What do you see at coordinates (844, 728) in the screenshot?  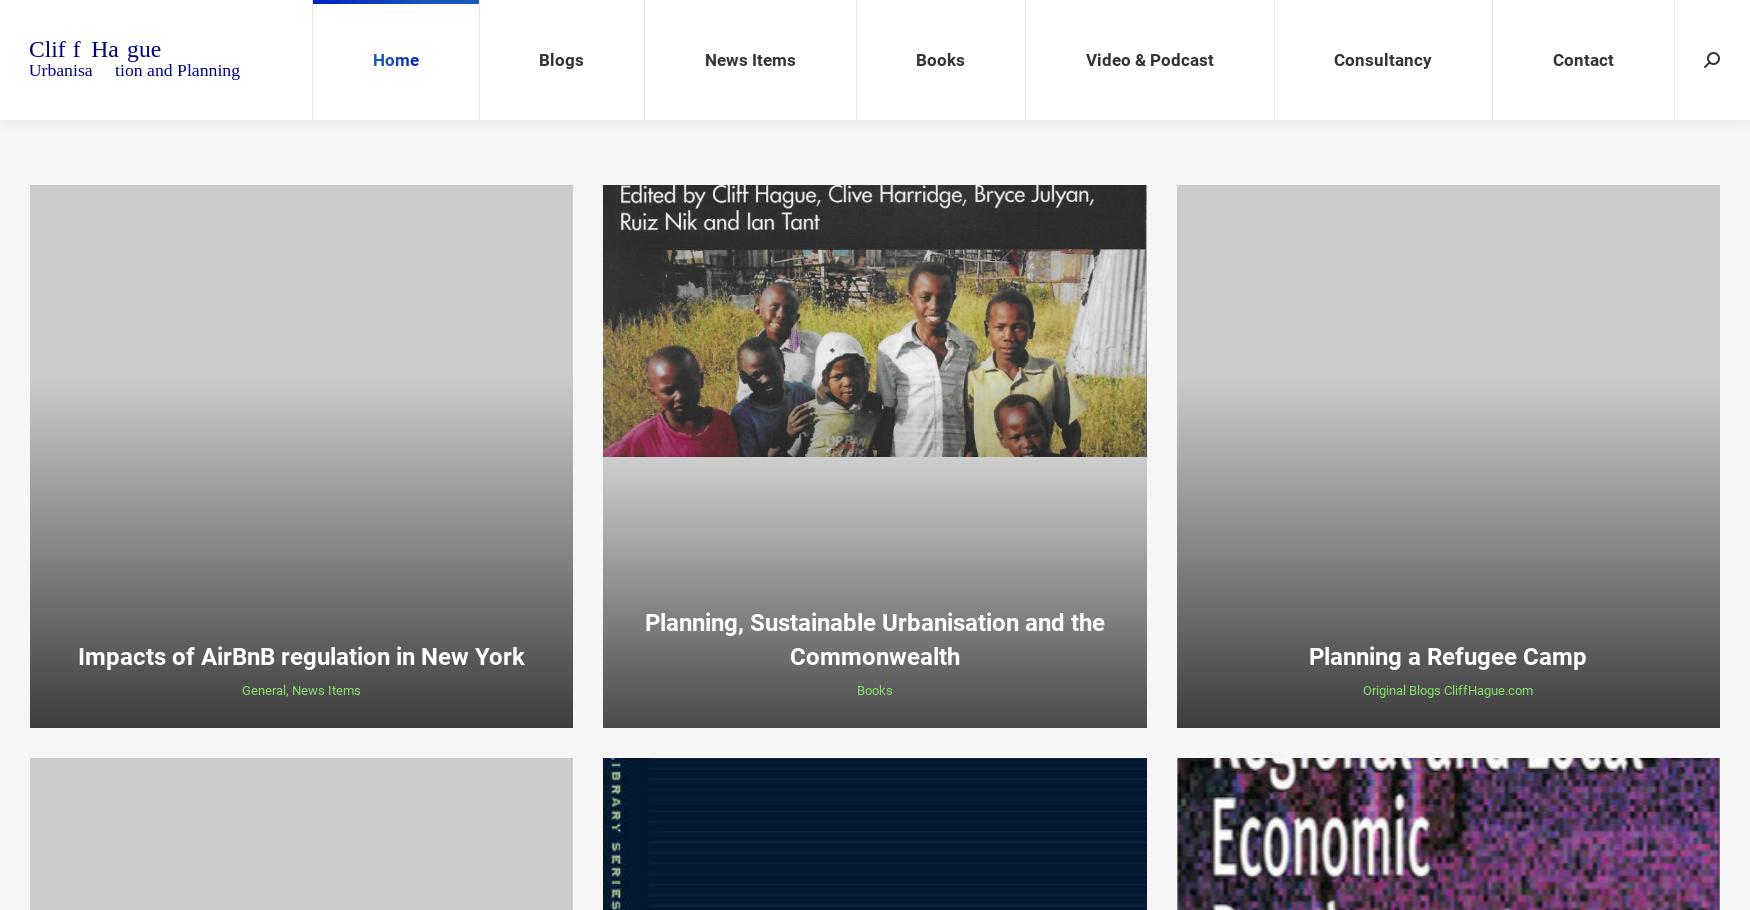 I see `'Link to buy'` at bounding box center [844, 728].